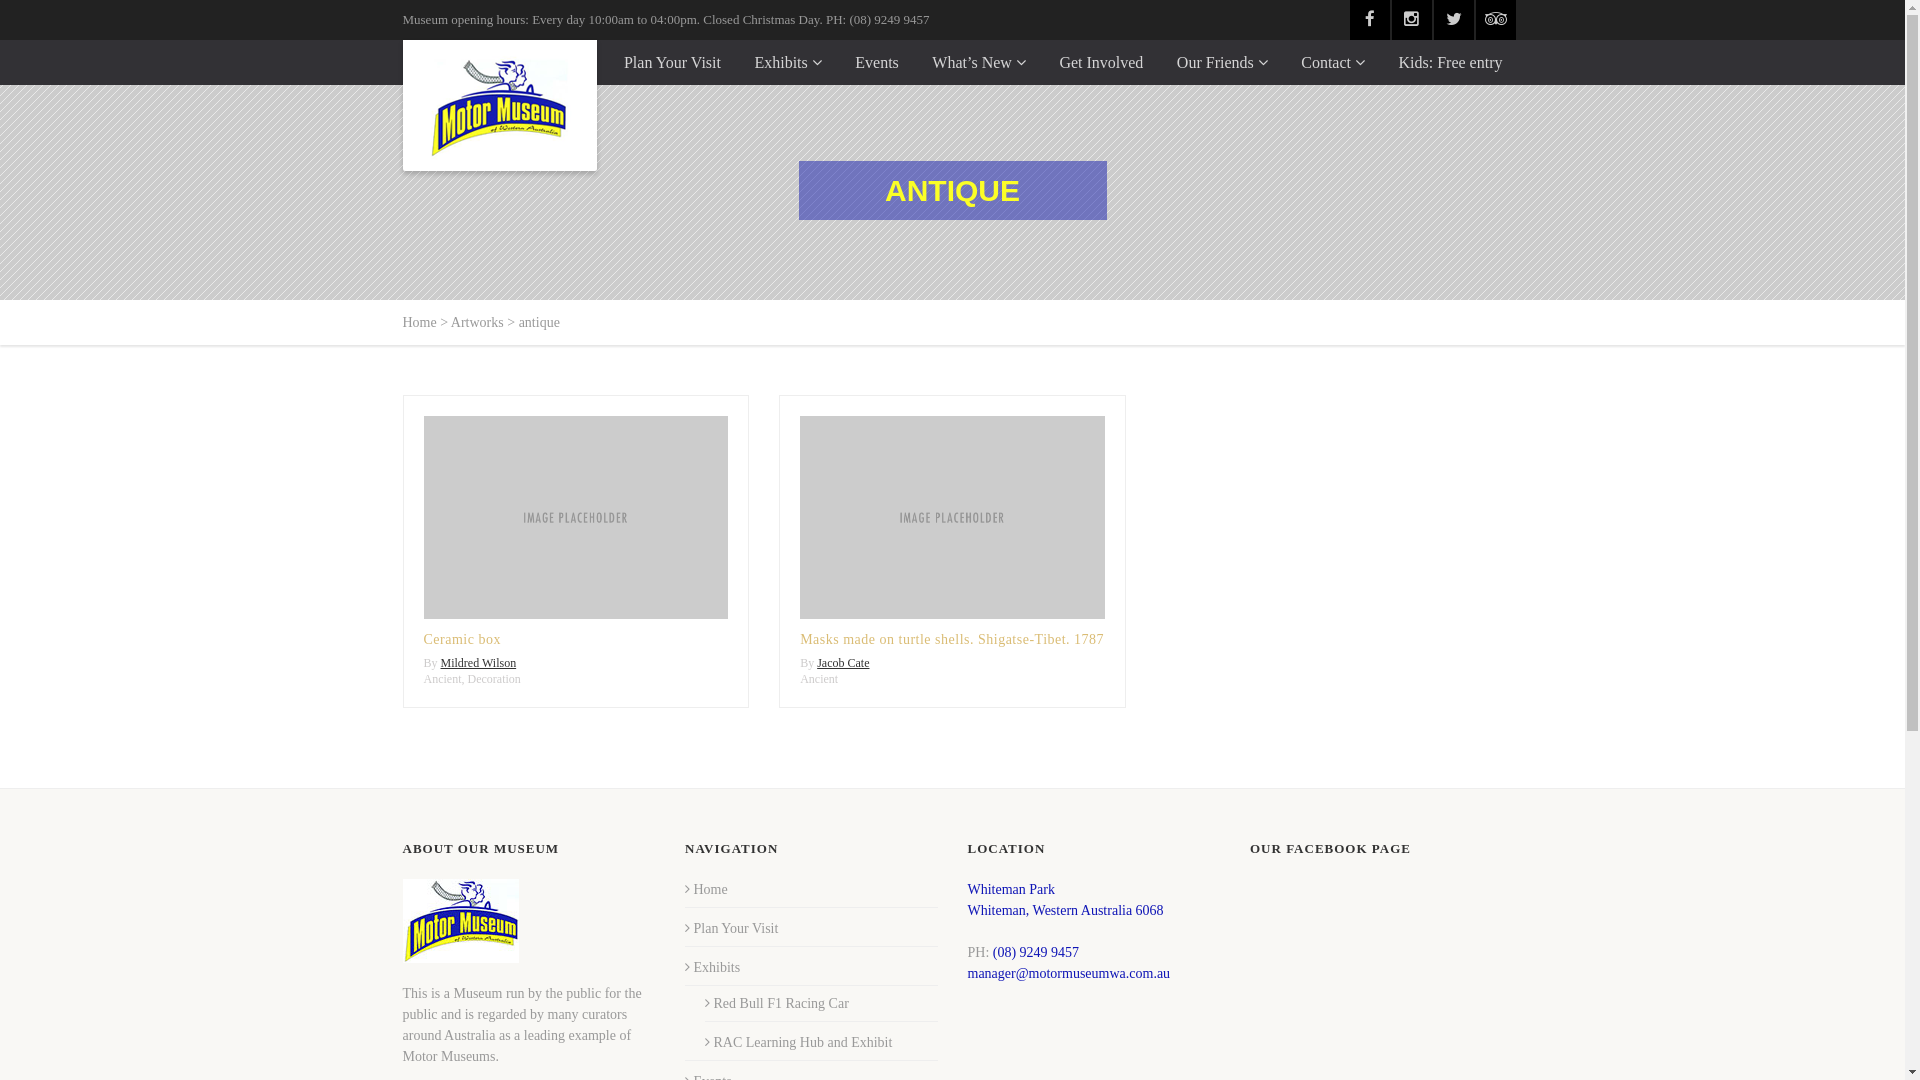 This screenshot has width=1920, height=1080. What do you see at coordinates (843, 663) in the screenshot?
I see `'Jacob Cate'` at bounding box center [843, 663].